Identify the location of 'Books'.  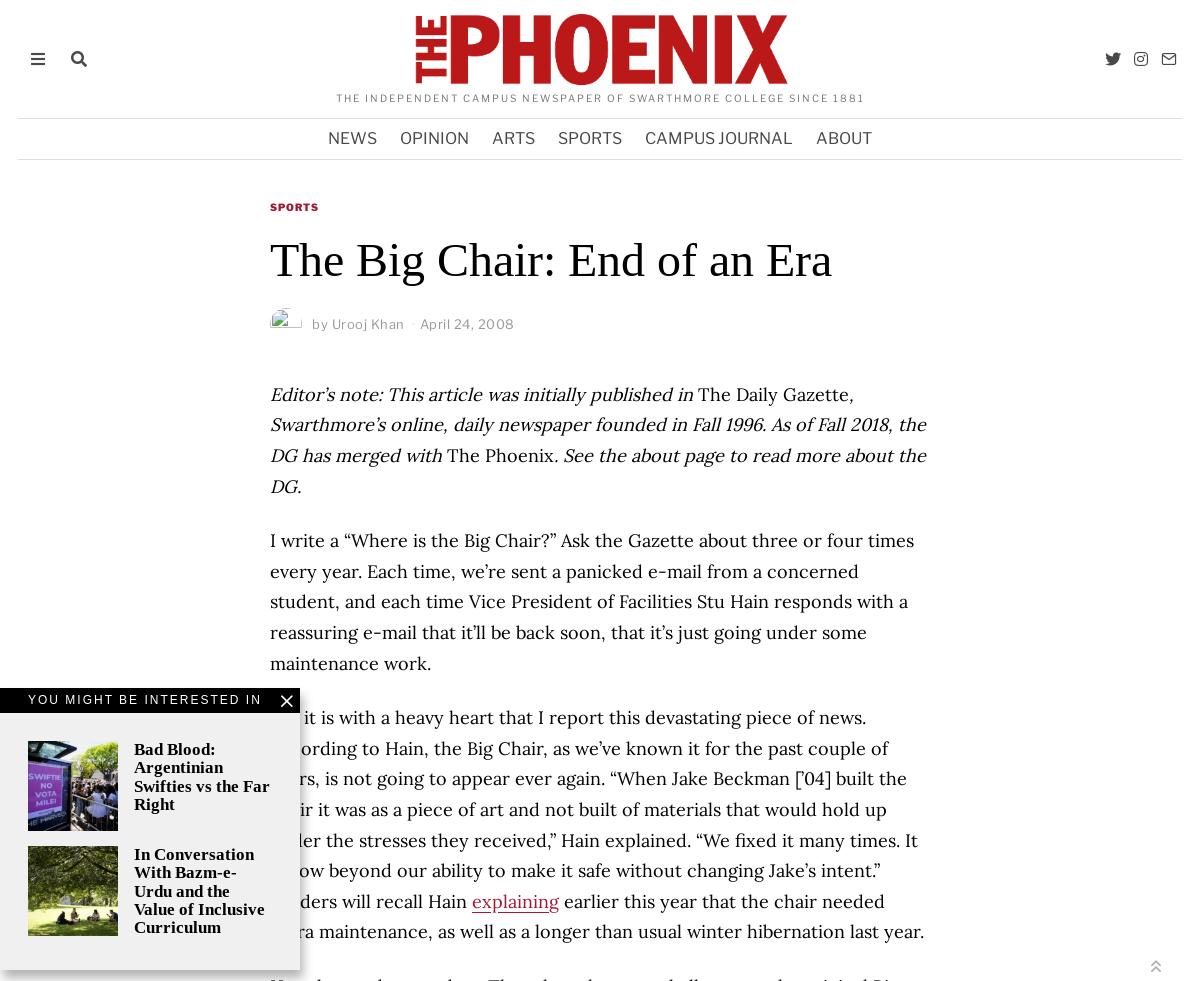
(390, 579).